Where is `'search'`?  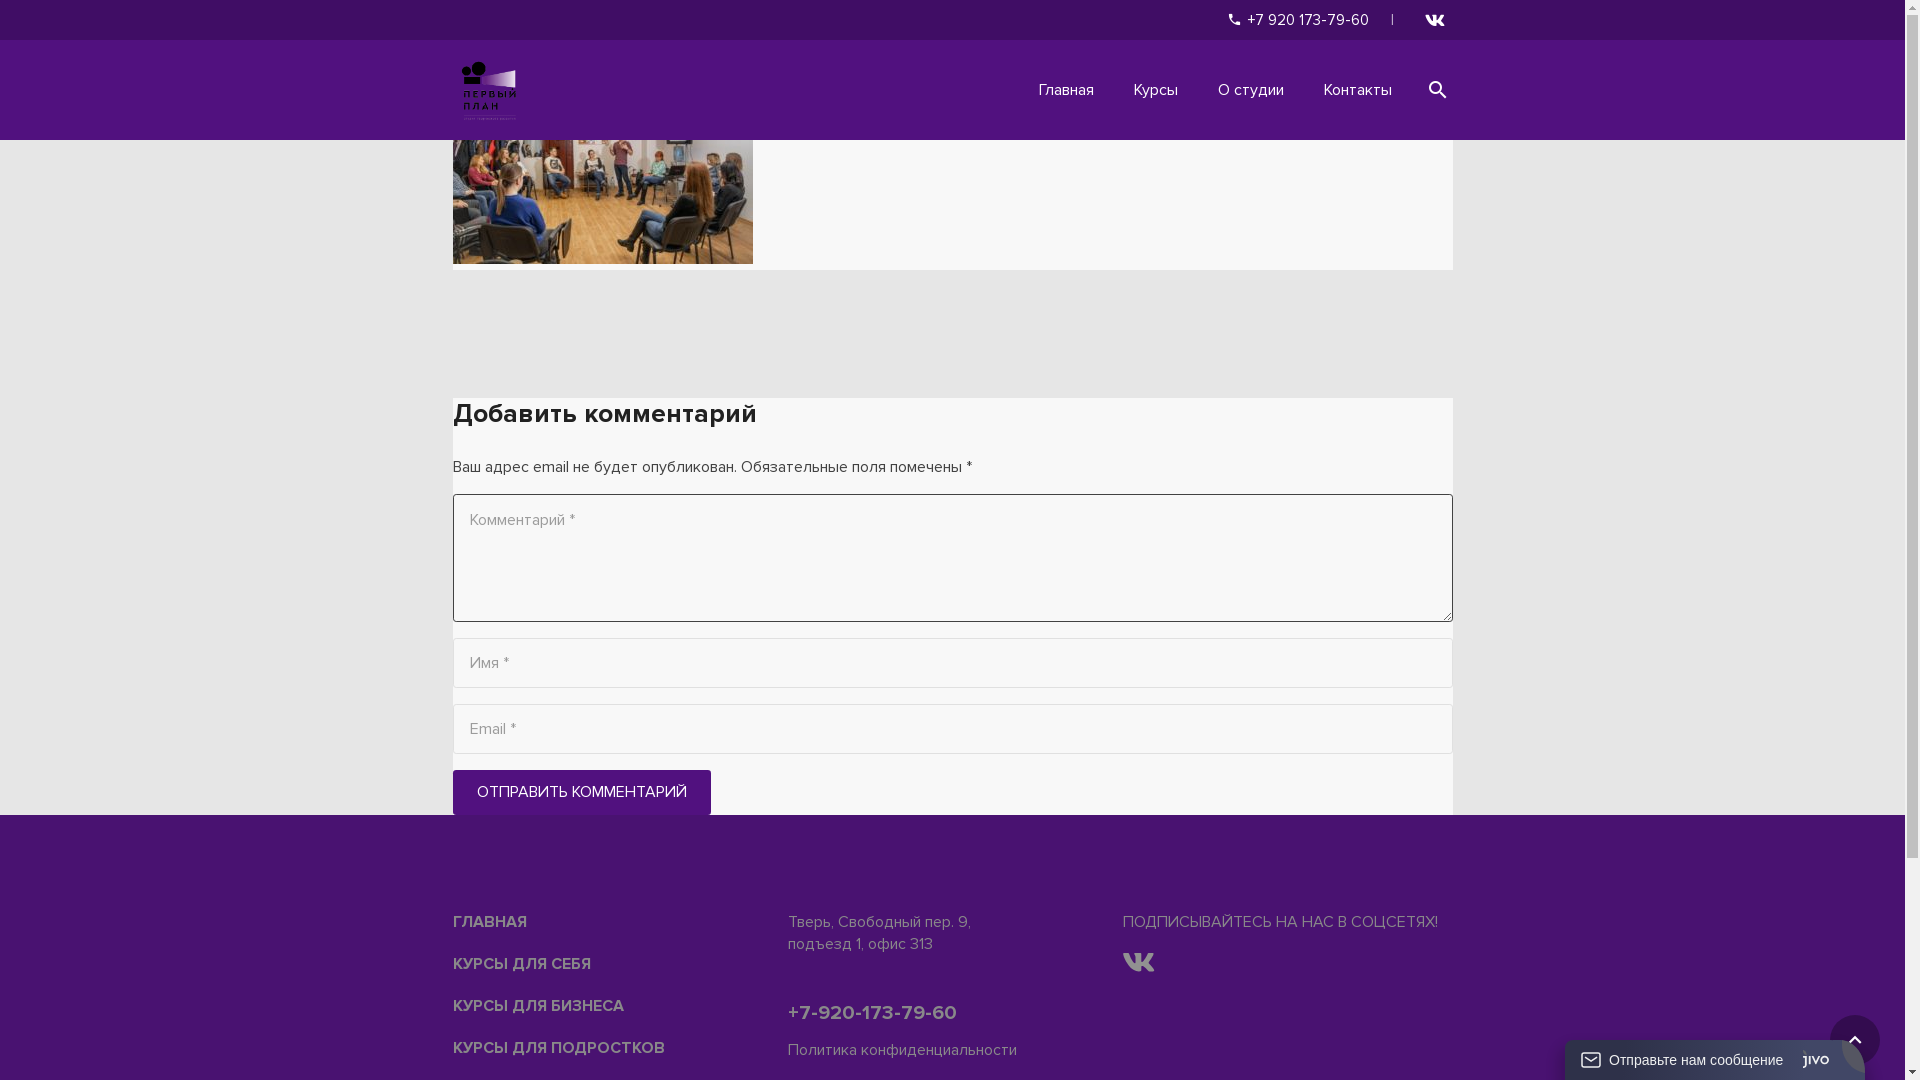 'search' is located at coordinates (1410, 90).